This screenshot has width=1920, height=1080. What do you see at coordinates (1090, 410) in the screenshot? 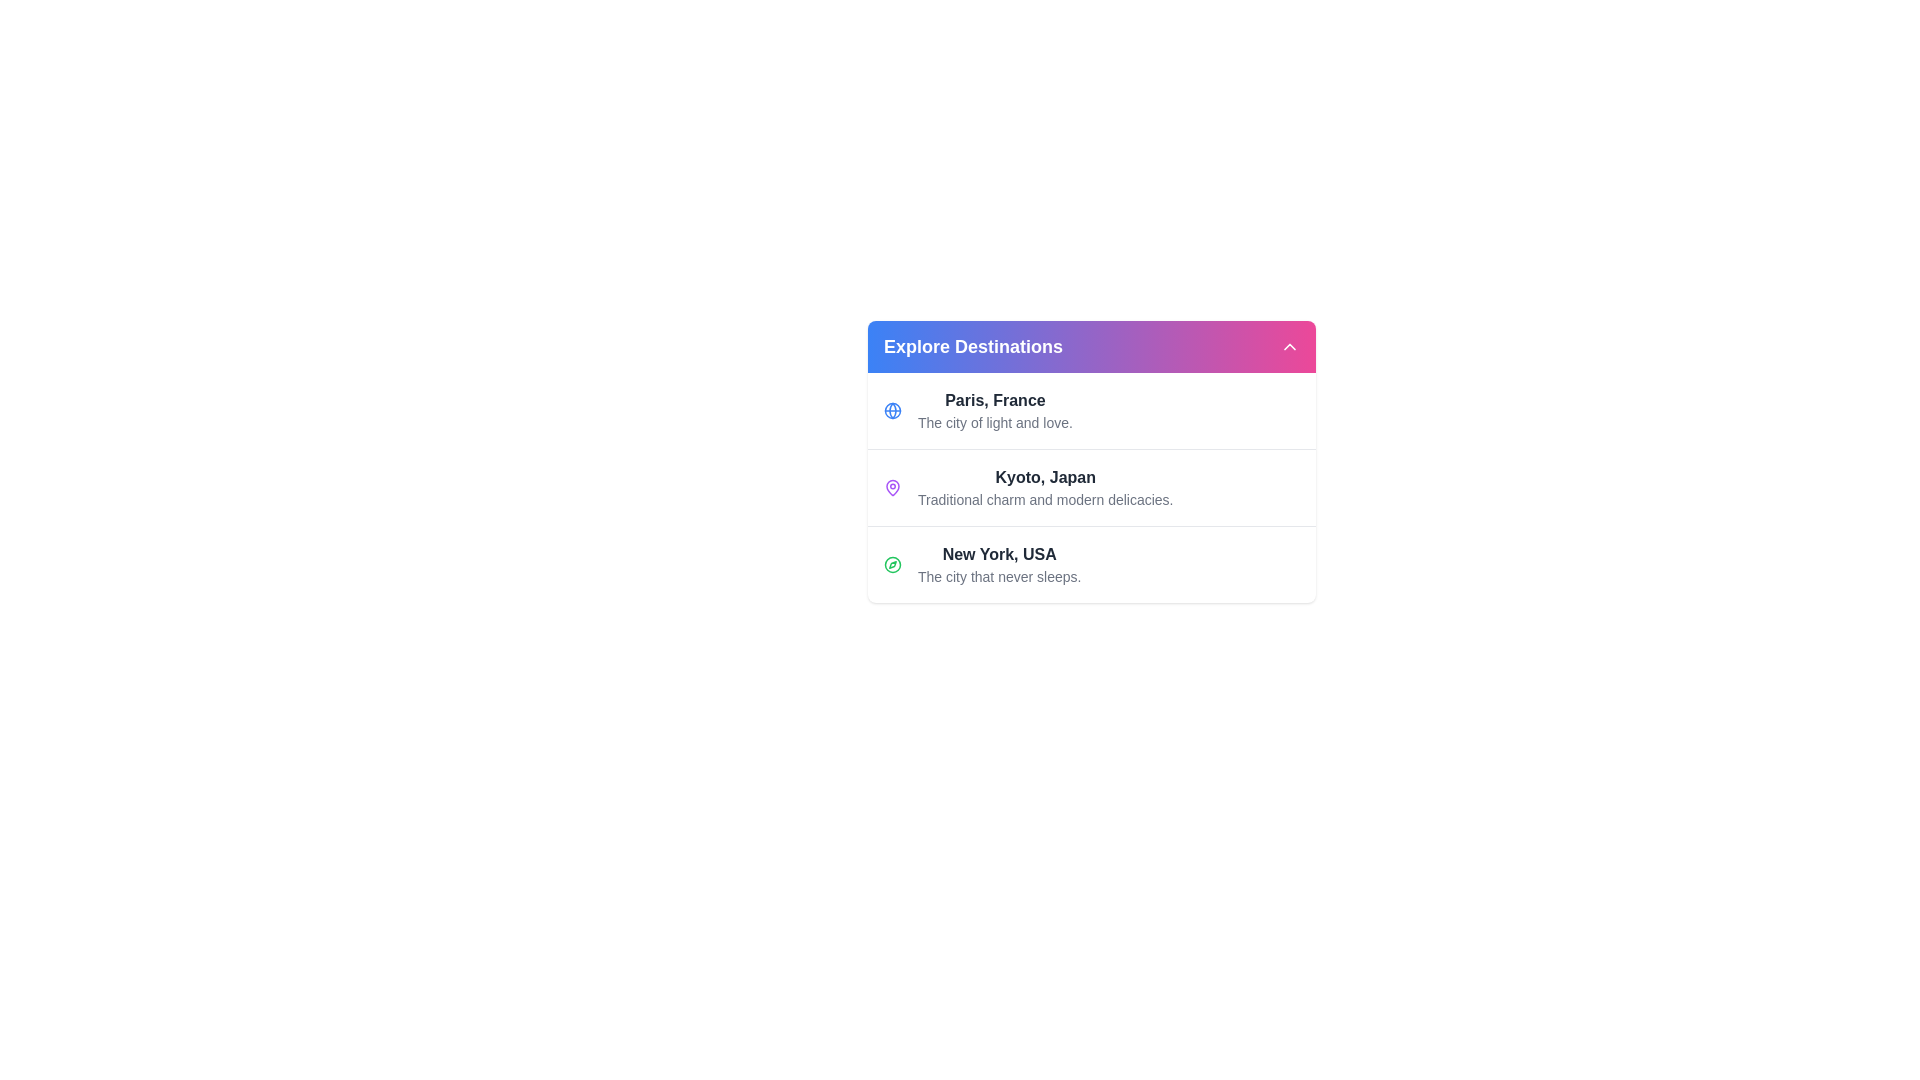
I see `the first list item that provides information about 'Paris, France'` at bounding box center [1090, 410].